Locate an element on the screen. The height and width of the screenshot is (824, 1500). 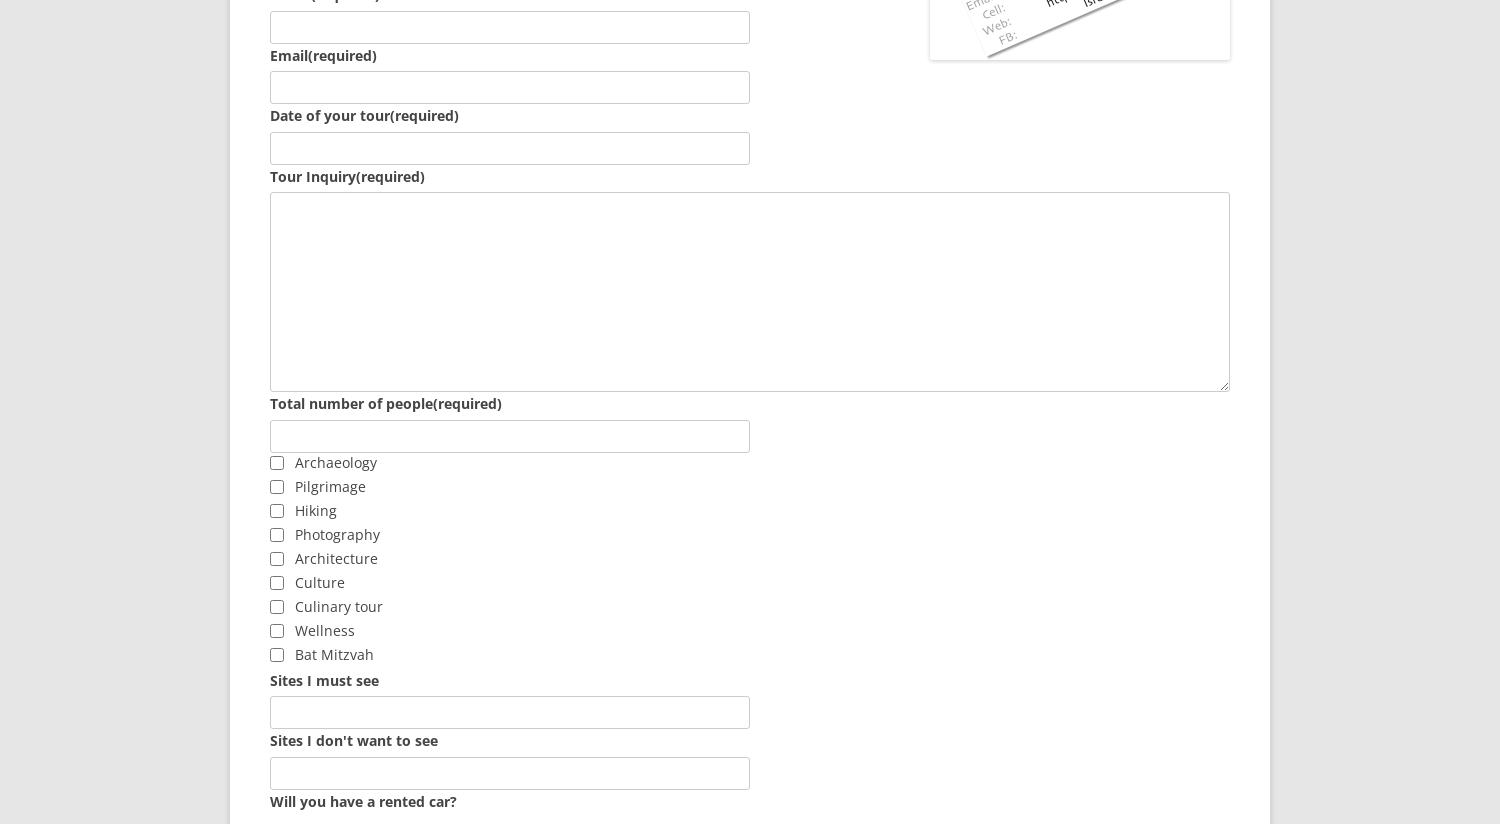
'Date of your tour' is located at coordinates (329, 115).